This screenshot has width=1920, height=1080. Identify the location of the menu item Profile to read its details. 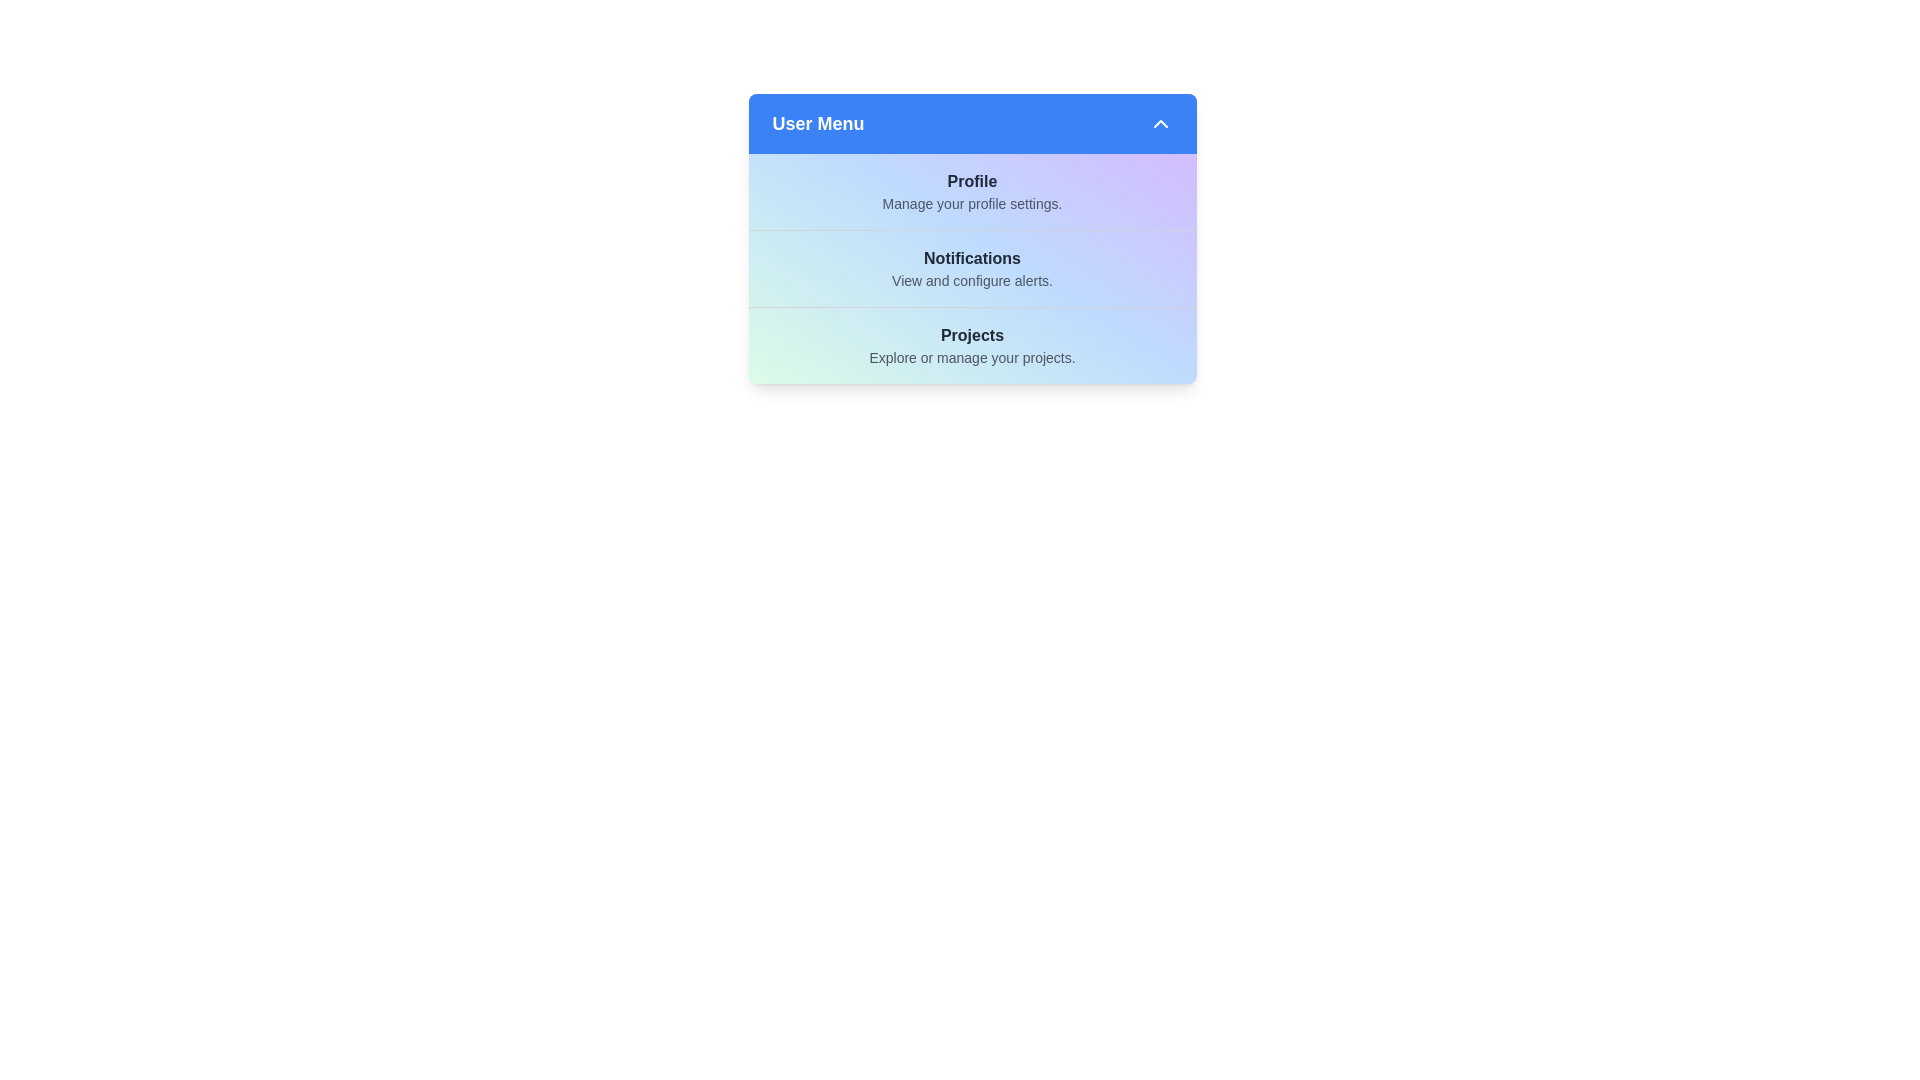
(972, 192).